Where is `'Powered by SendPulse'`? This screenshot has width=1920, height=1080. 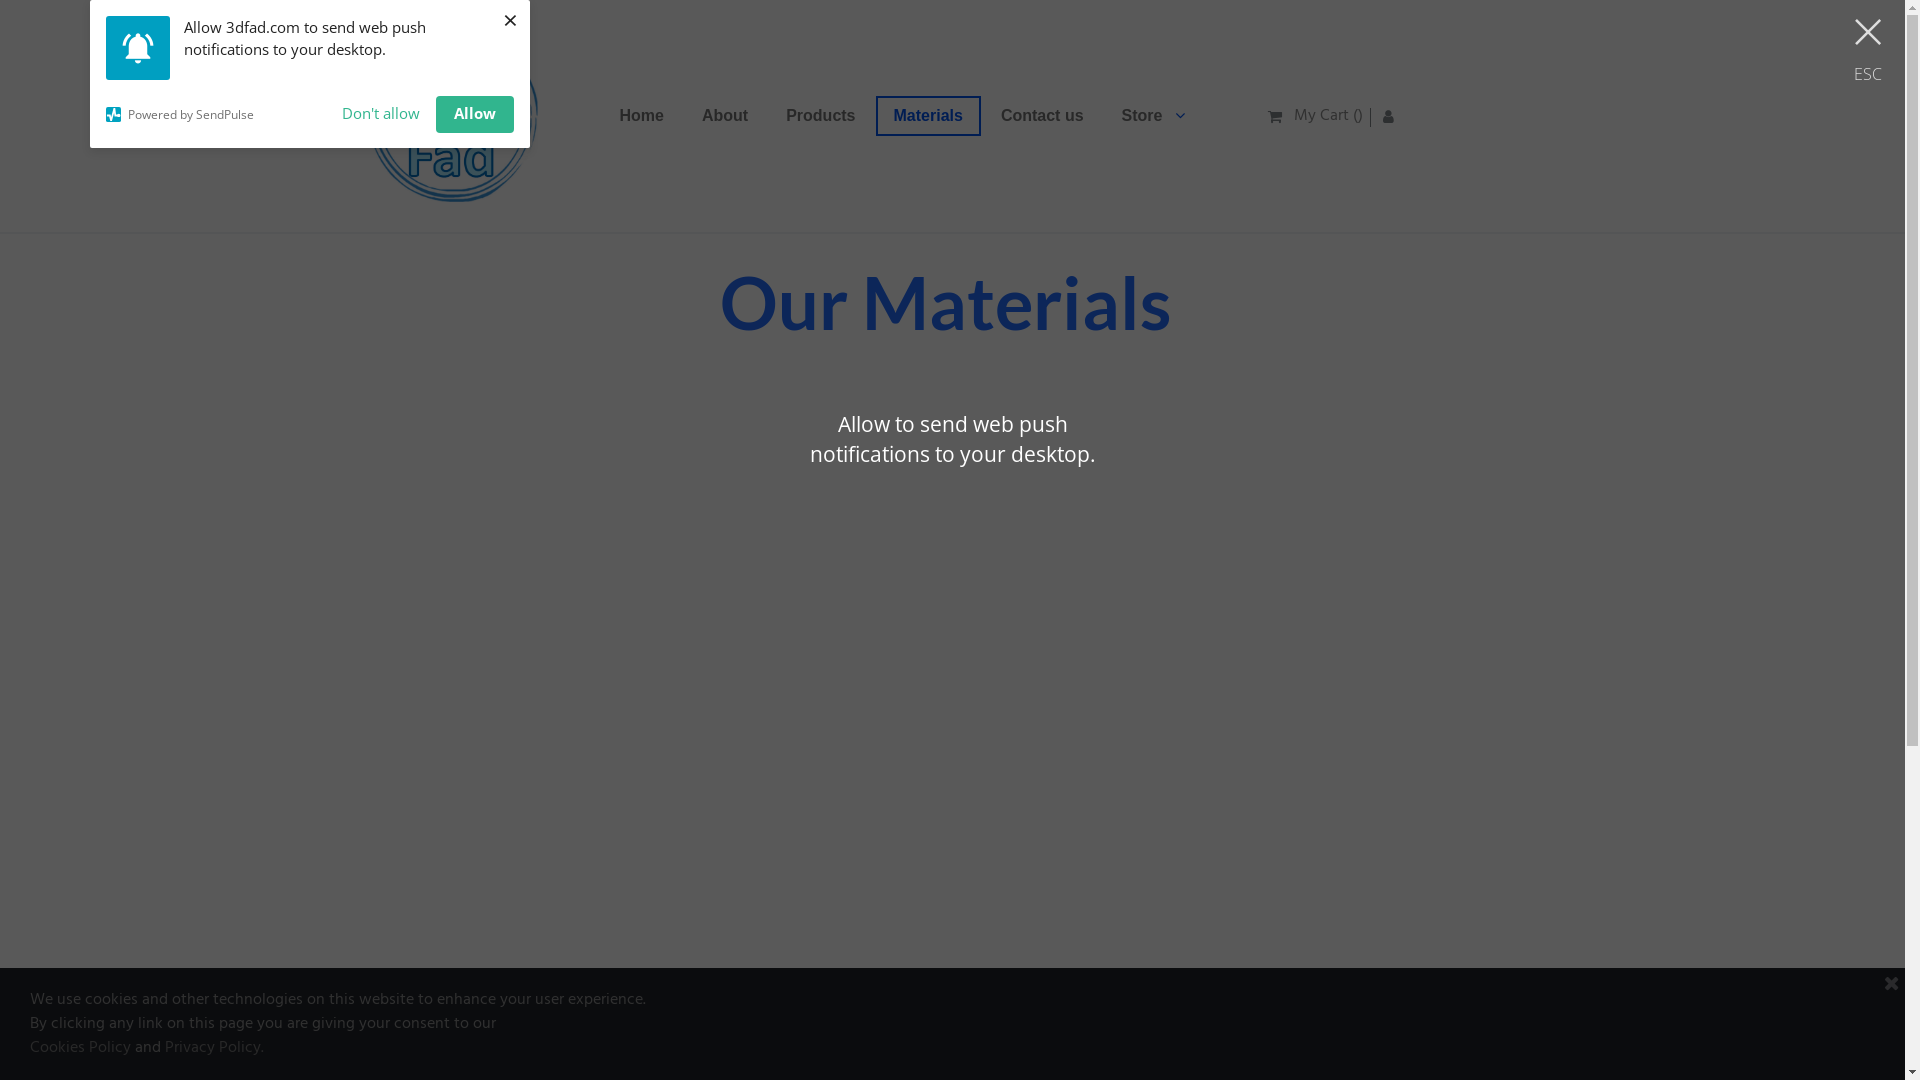
'Powered by SendPulse' is located at coordinates (216, 114).